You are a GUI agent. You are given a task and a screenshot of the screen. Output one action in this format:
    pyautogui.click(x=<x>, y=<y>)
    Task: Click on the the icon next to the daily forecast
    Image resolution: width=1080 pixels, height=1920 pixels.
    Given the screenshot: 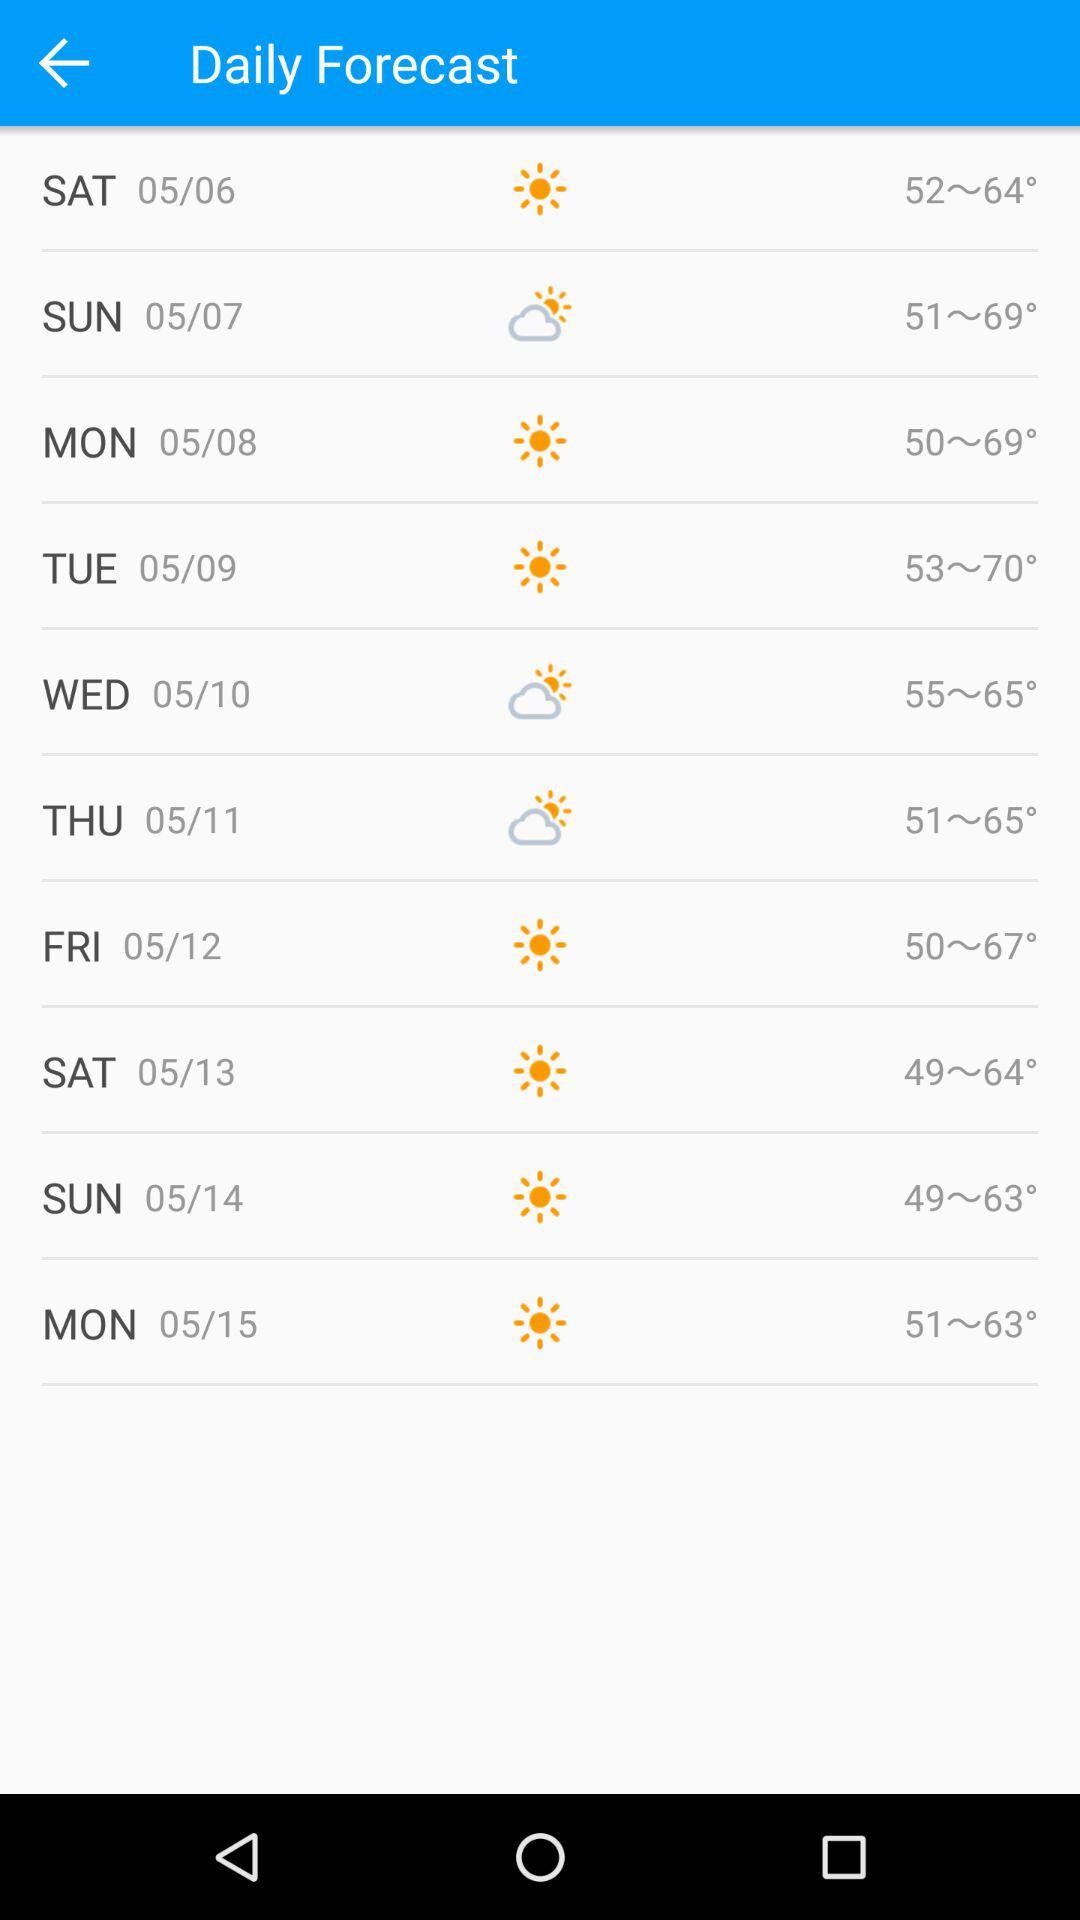 What is the action you would take?
    pyautogui.click(x=61, y=62)
    